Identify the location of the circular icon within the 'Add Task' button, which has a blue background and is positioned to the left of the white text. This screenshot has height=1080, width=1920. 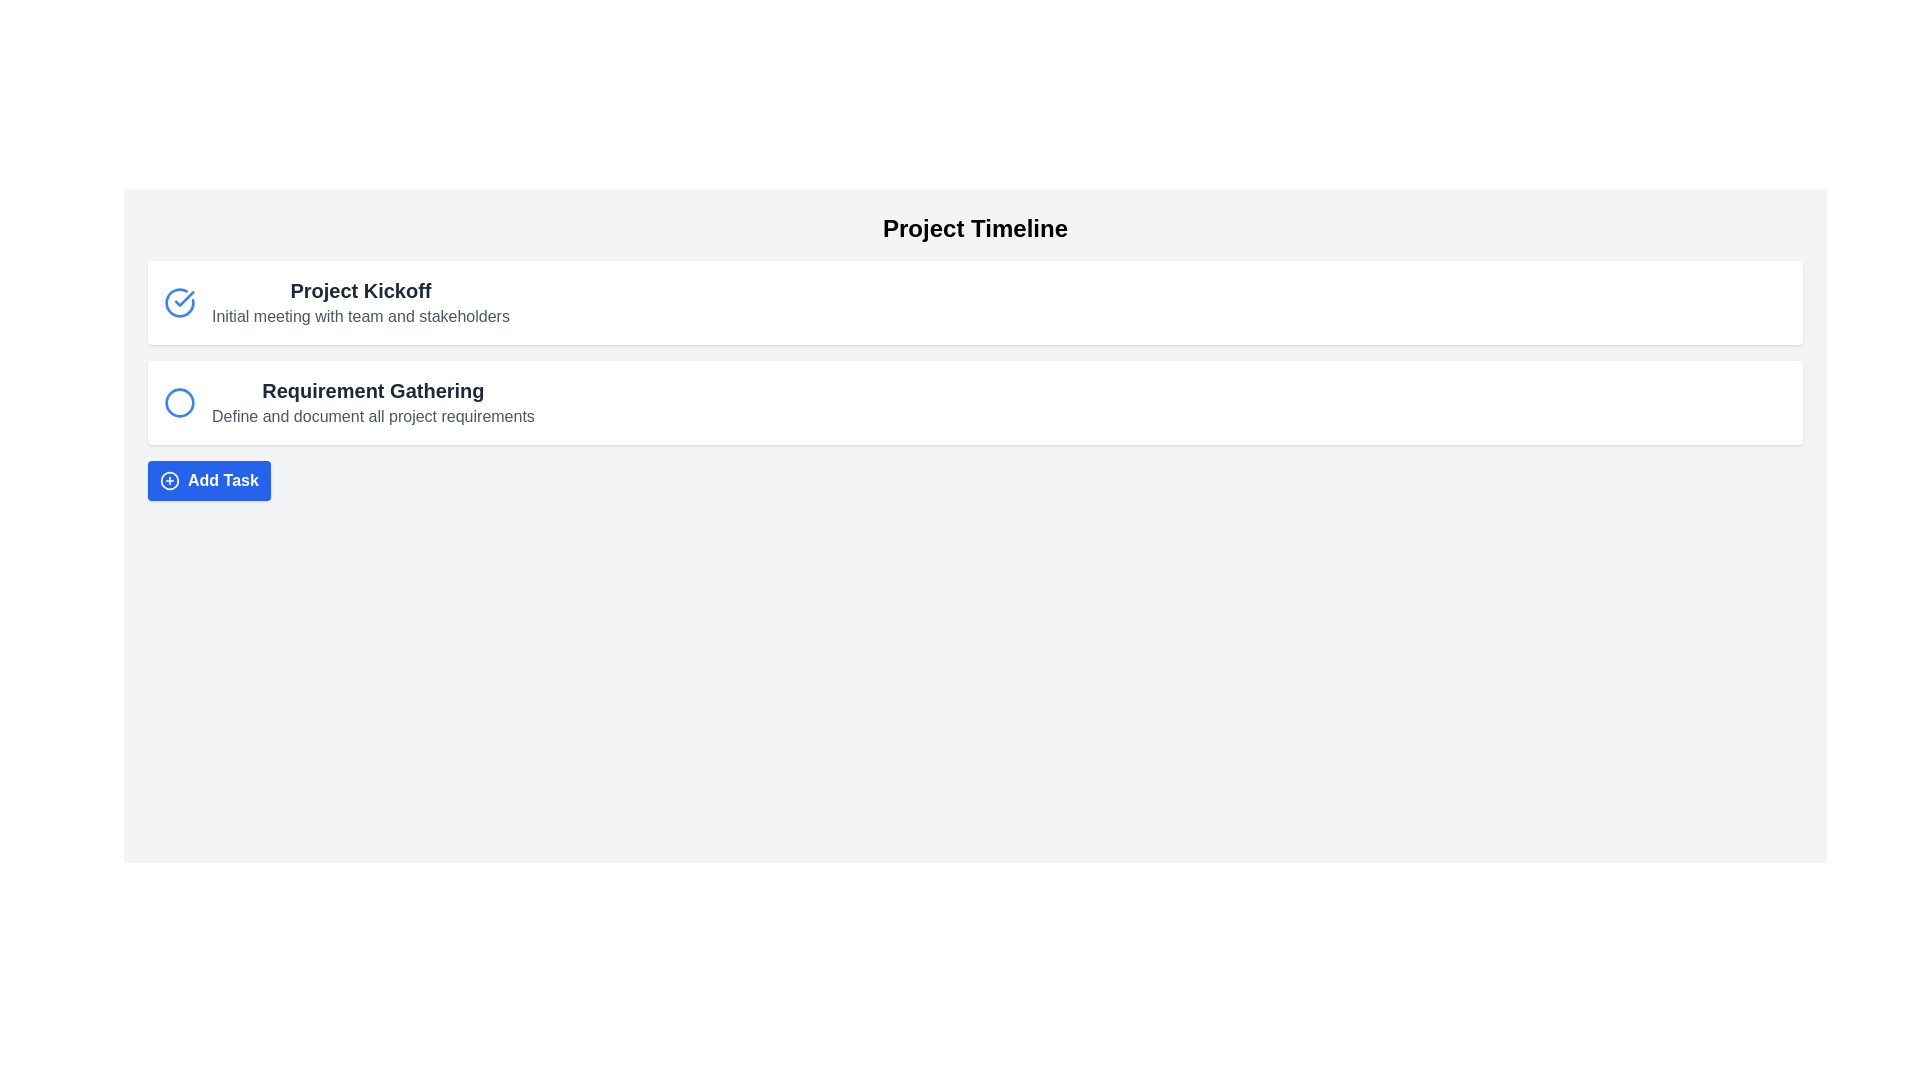
(169, 481).